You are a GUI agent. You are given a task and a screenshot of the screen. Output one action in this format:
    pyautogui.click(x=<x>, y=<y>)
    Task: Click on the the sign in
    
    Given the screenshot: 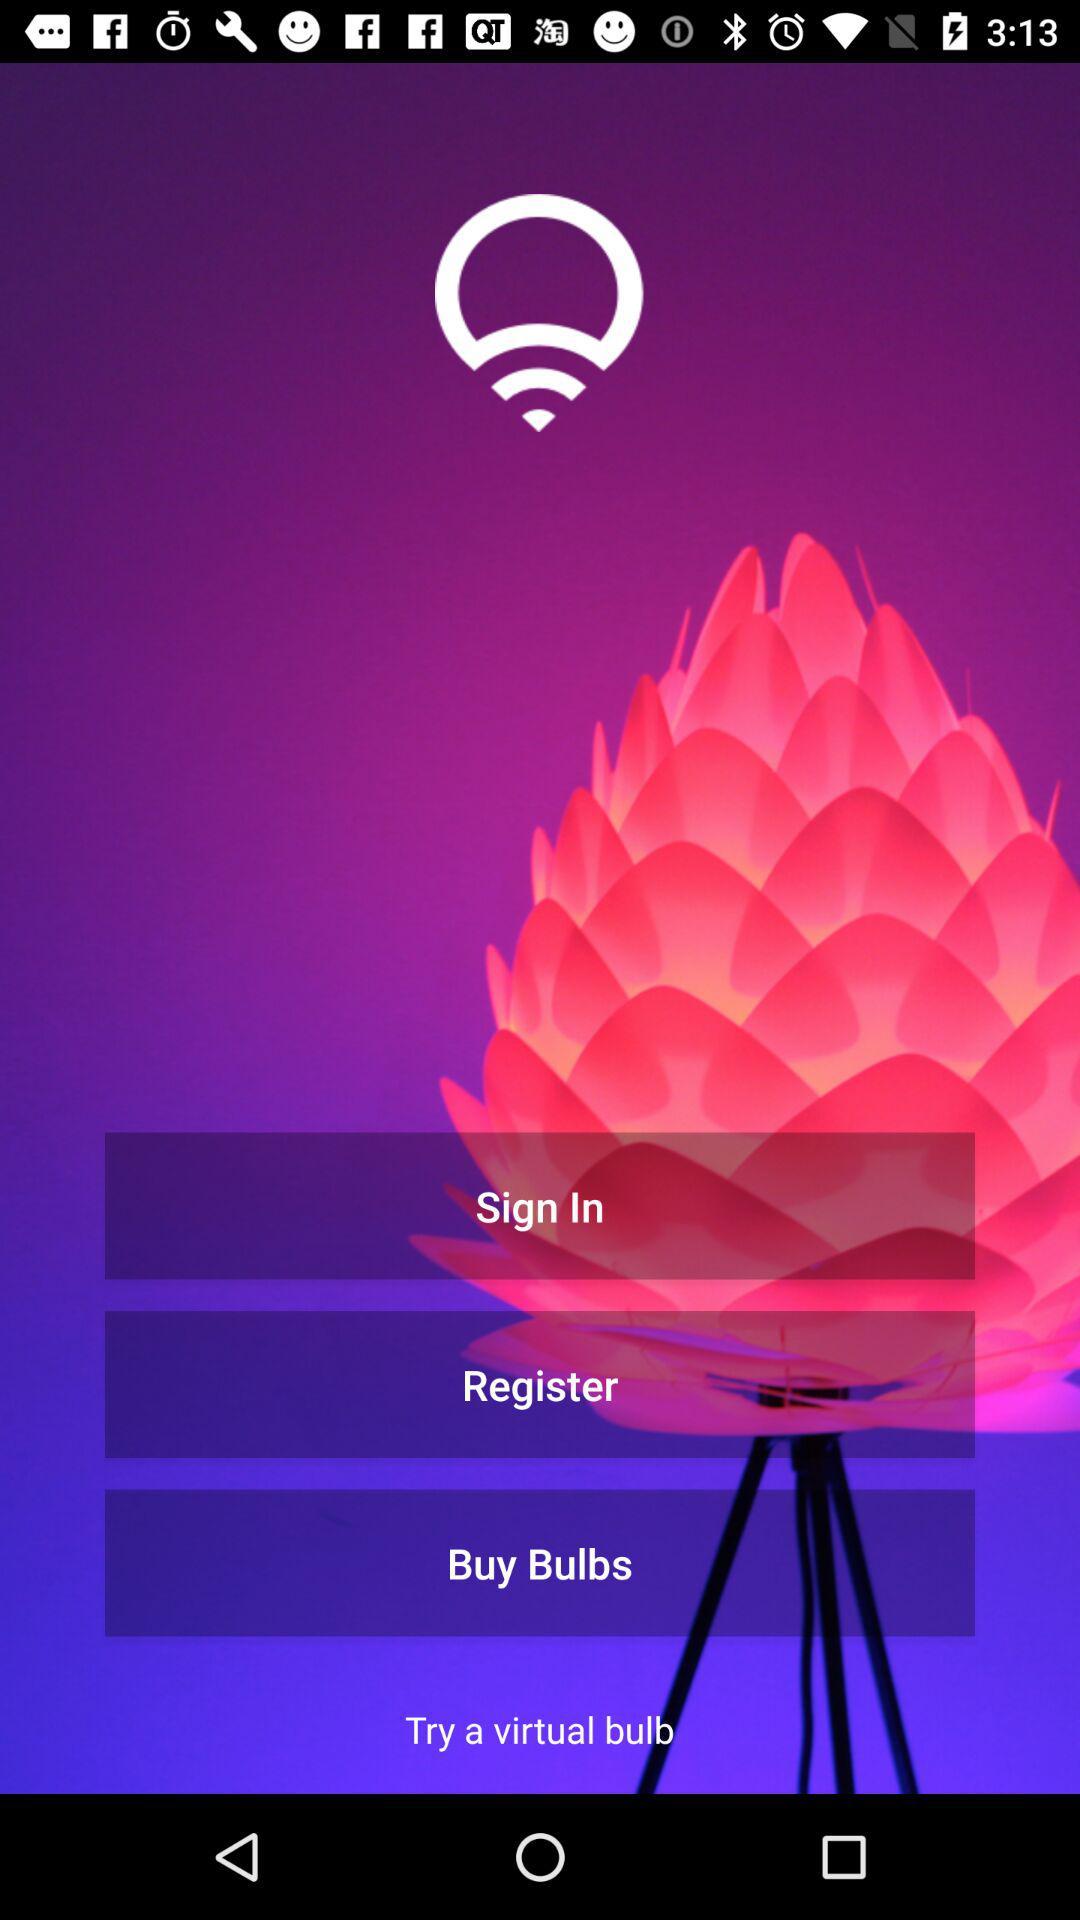 What is the action you would take?
    pyautogui.click(x=540, y=1204)
    